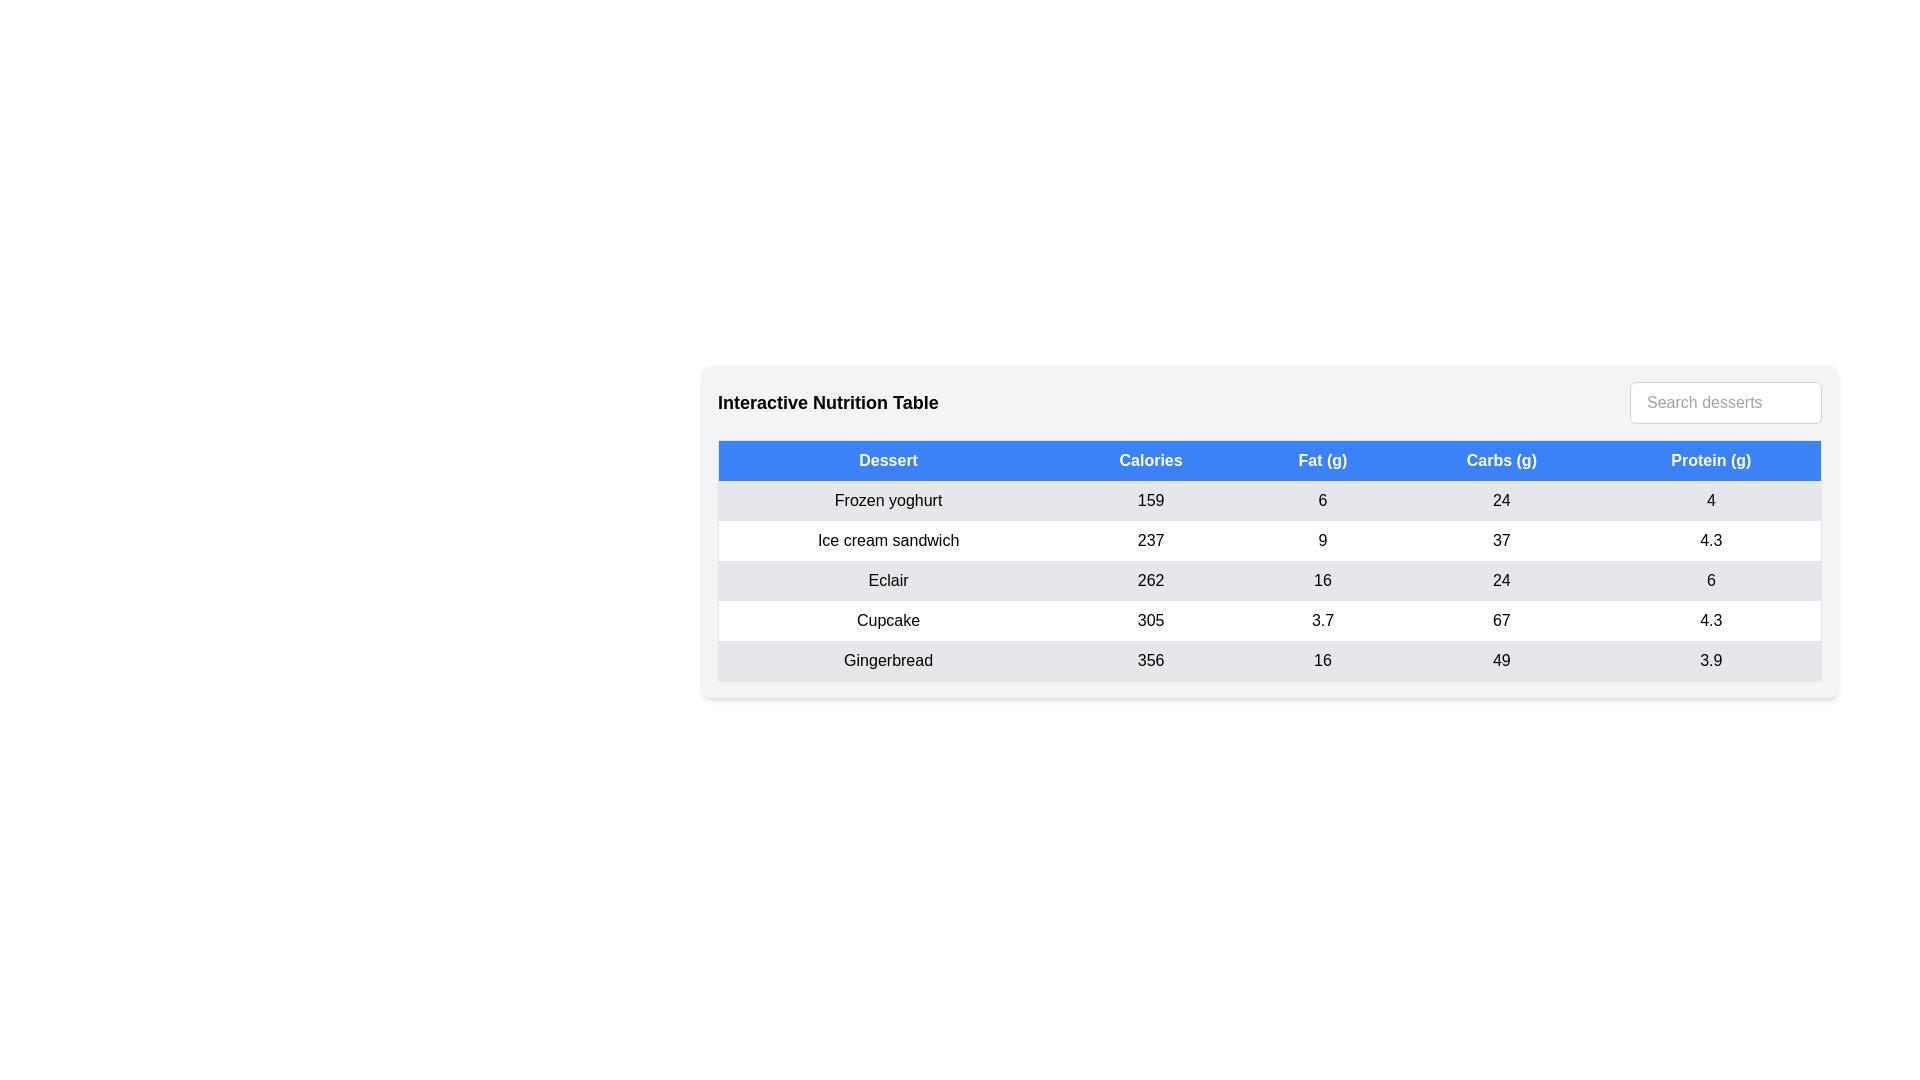  I want to click on the row corresponding to Eclair, so click(1269, 581).